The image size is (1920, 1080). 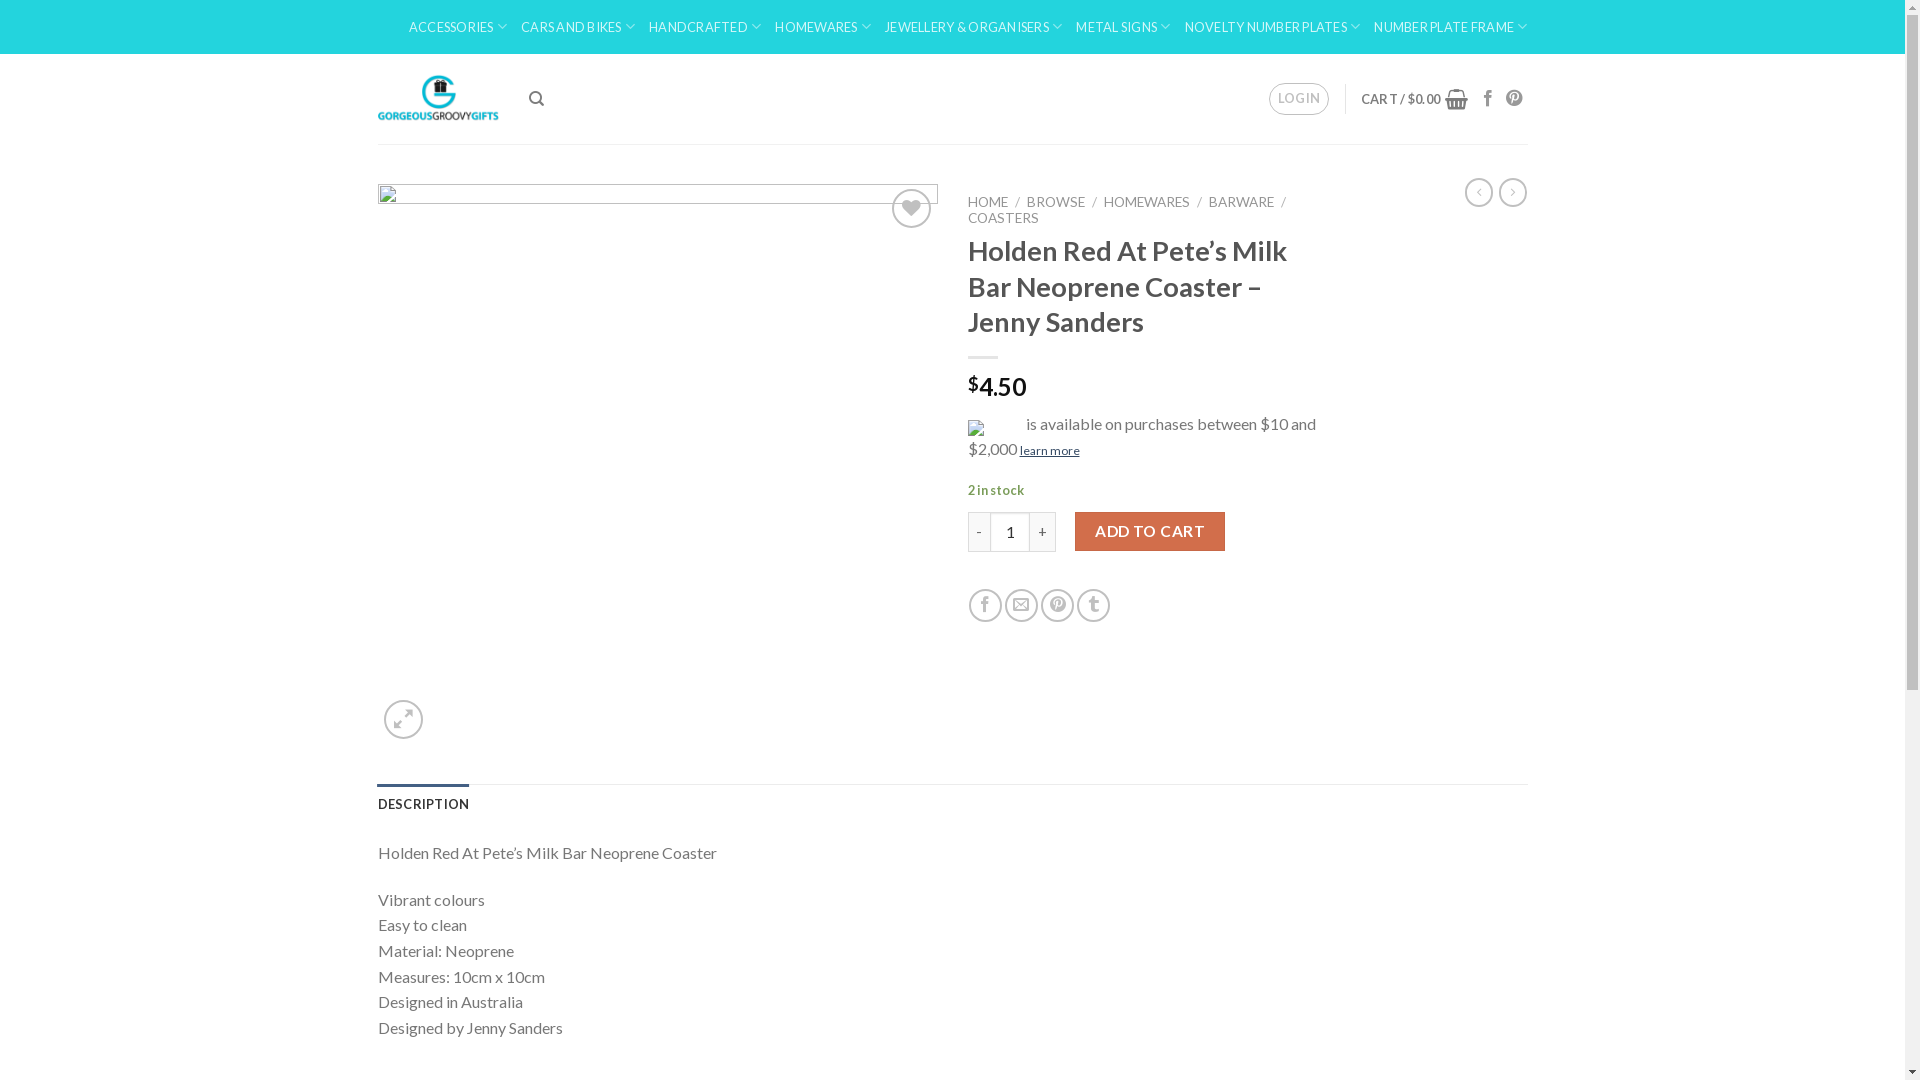 I want to click on 'DESCRIPTION', so click(x=422, y=802).